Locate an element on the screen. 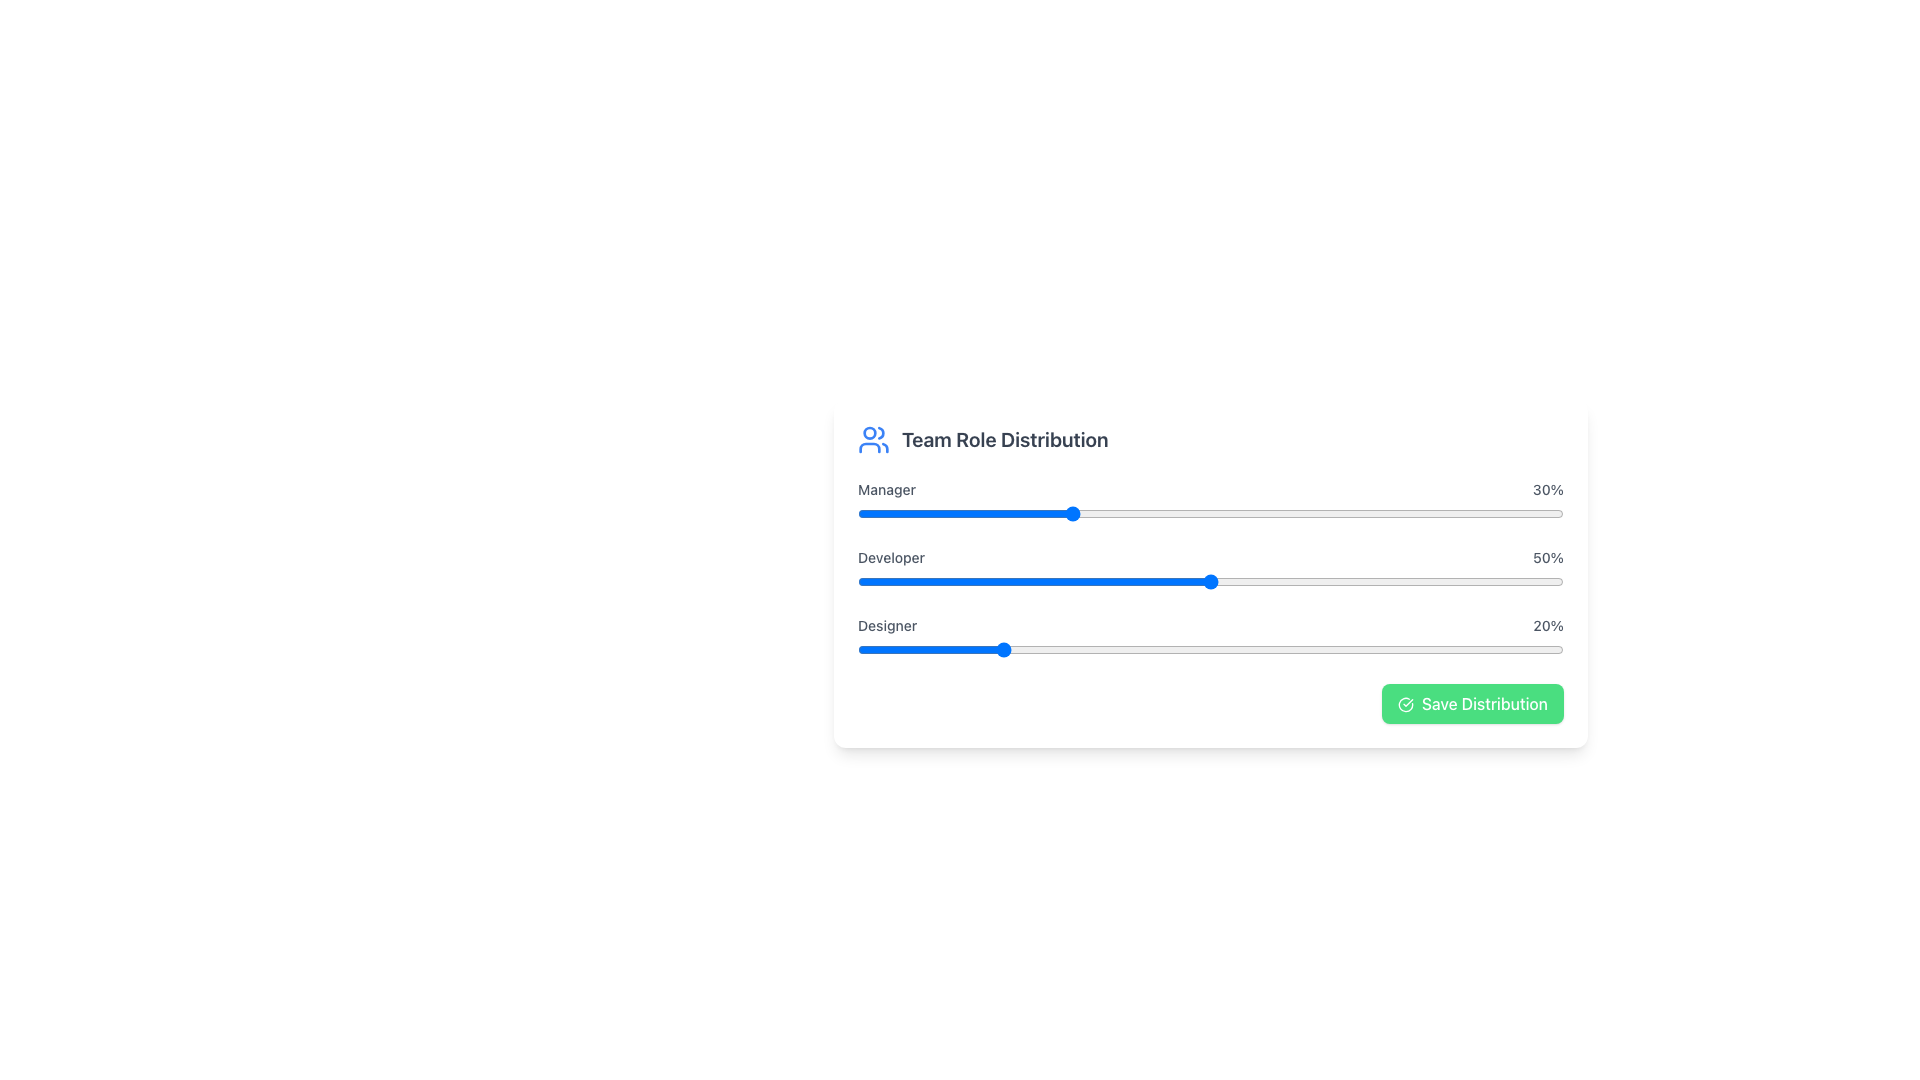 The height and width of the screenshot is (1080, 1920). the numerical indicator displaying '30%' next to the label 'Manager', which is styled in a small font with medium weight and gray color is located at coordinates (1547, 489).